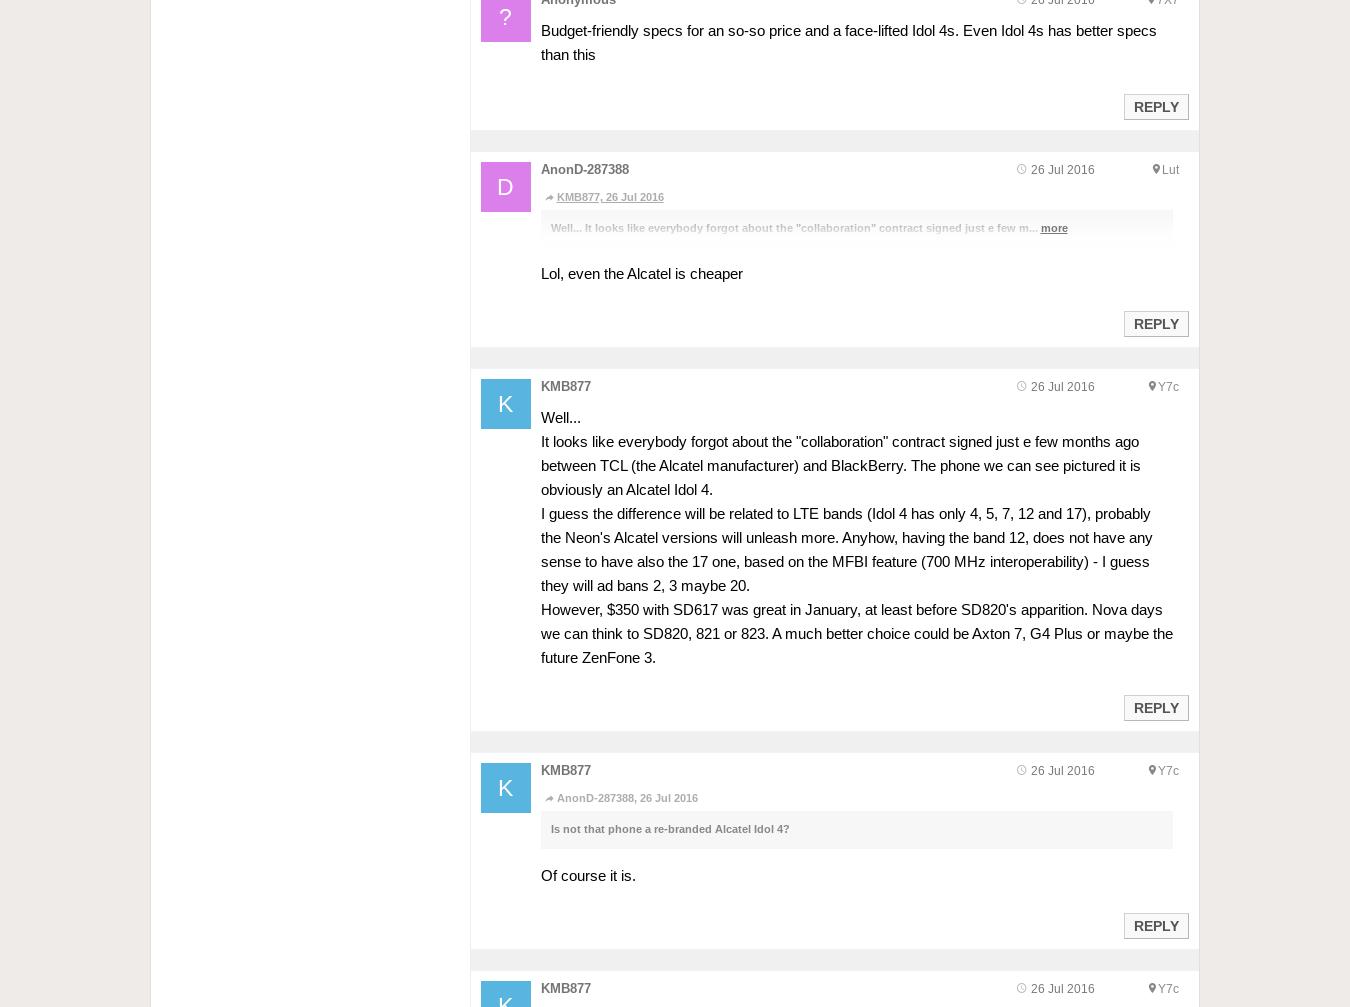  Describe the element at coordinates (609, 196) in the screenshot. I see `'KMB877, 26 Jul 2016'` at that location.